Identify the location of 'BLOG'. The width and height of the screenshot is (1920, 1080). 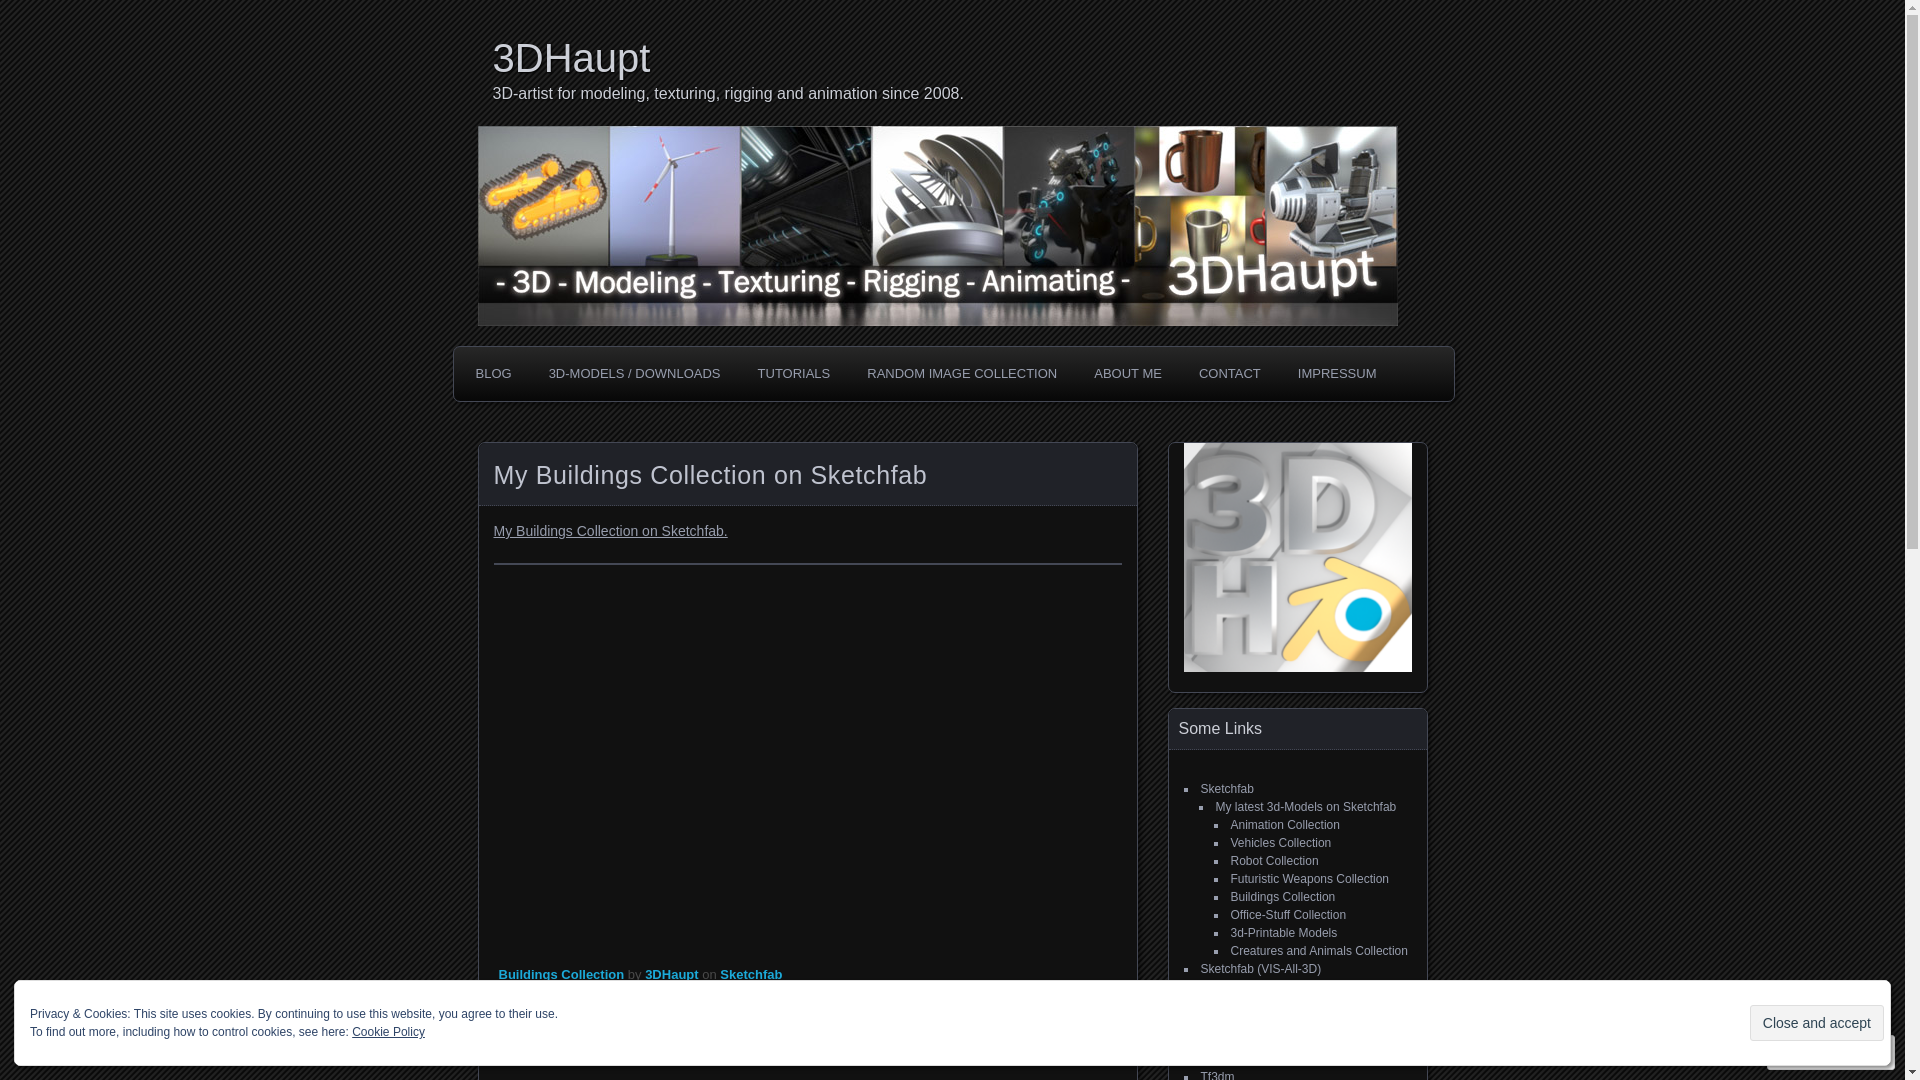
(493, 374).